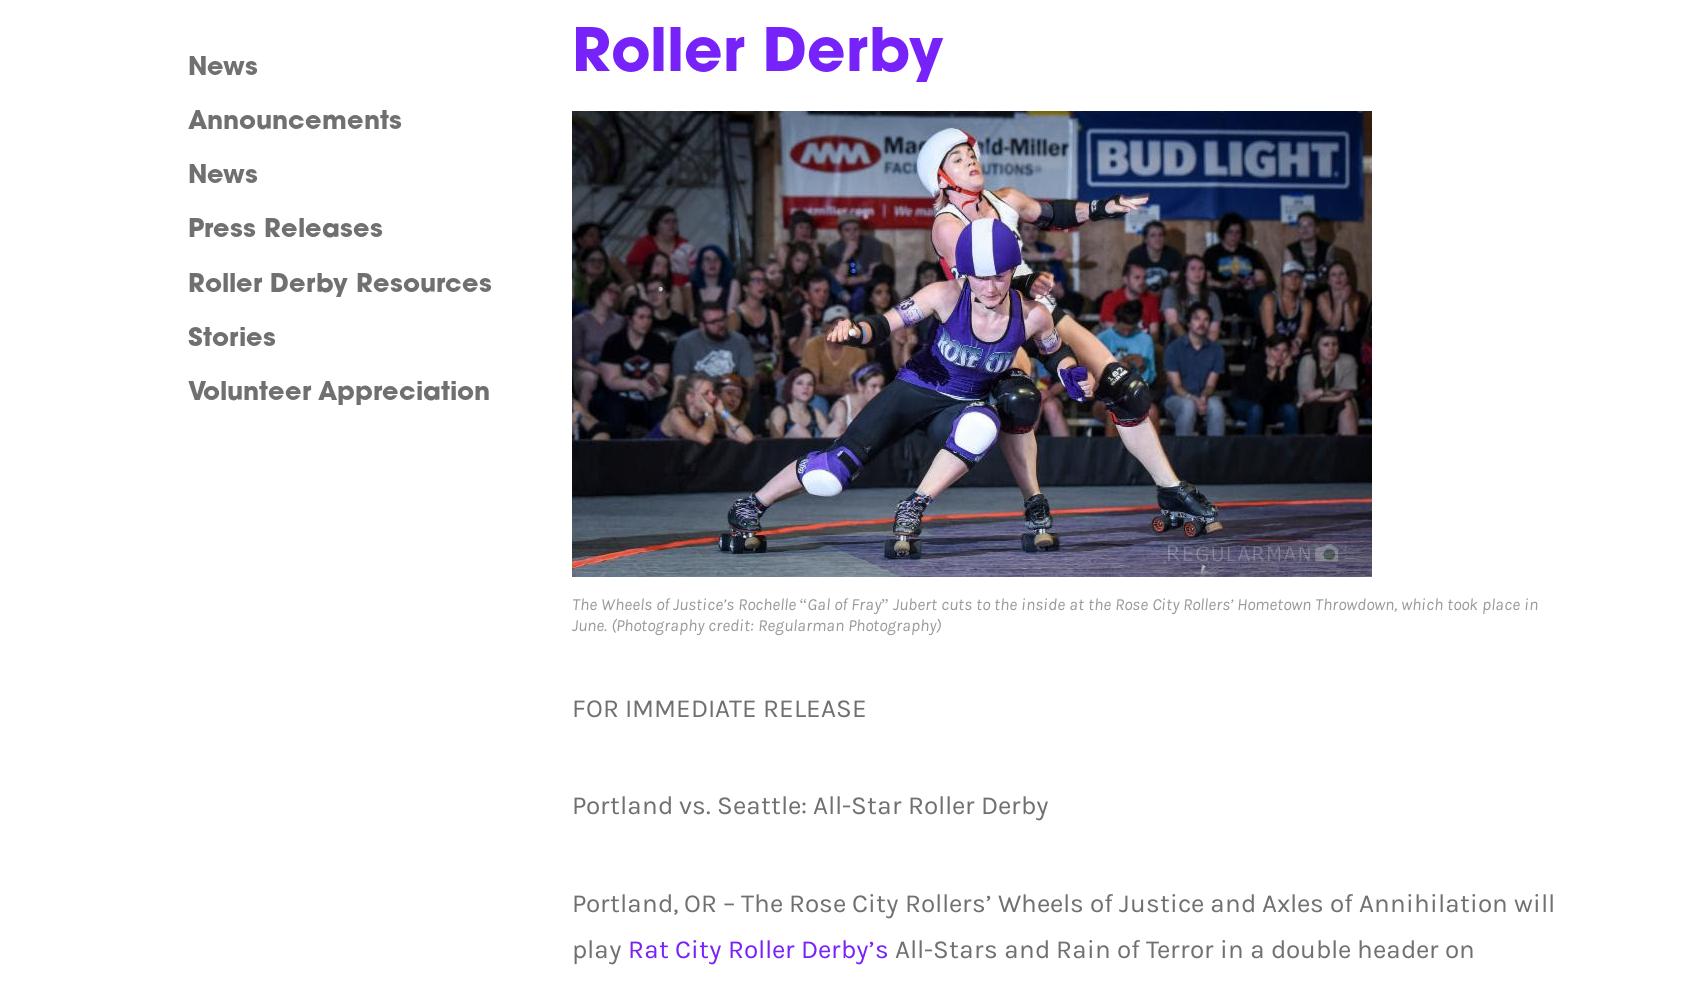 Image resolution: width=1706 pixels, height=985 pixels. Describe the element at coordinates (717, 708) in the screenshot. I see `'FOR IMMEDIATE RELEASE'` at that location.